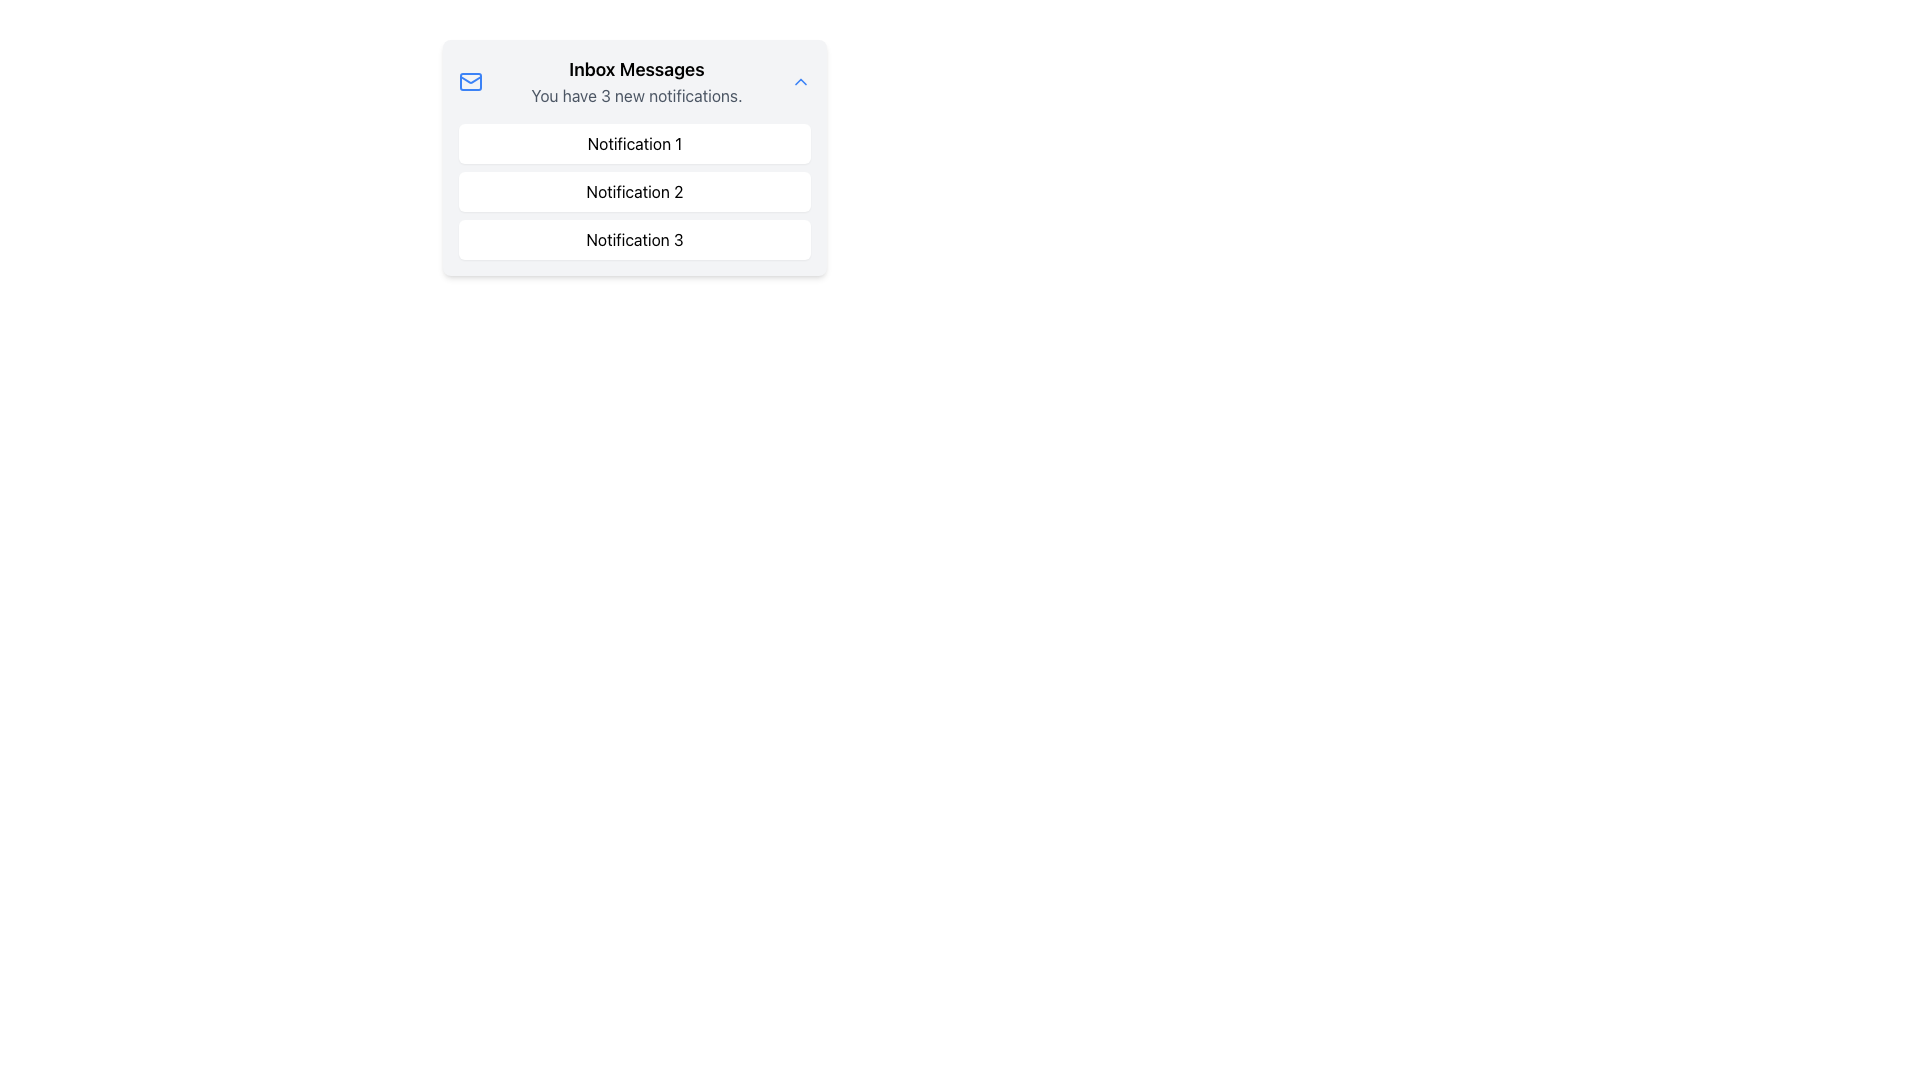 The image size is (1920, 1080). Describe the element at coordinates (469, 80) in the screenshot. I see `the inner rectangular SVG element within the envelope icon of the 'Inbox Messages' notification section` at that location.